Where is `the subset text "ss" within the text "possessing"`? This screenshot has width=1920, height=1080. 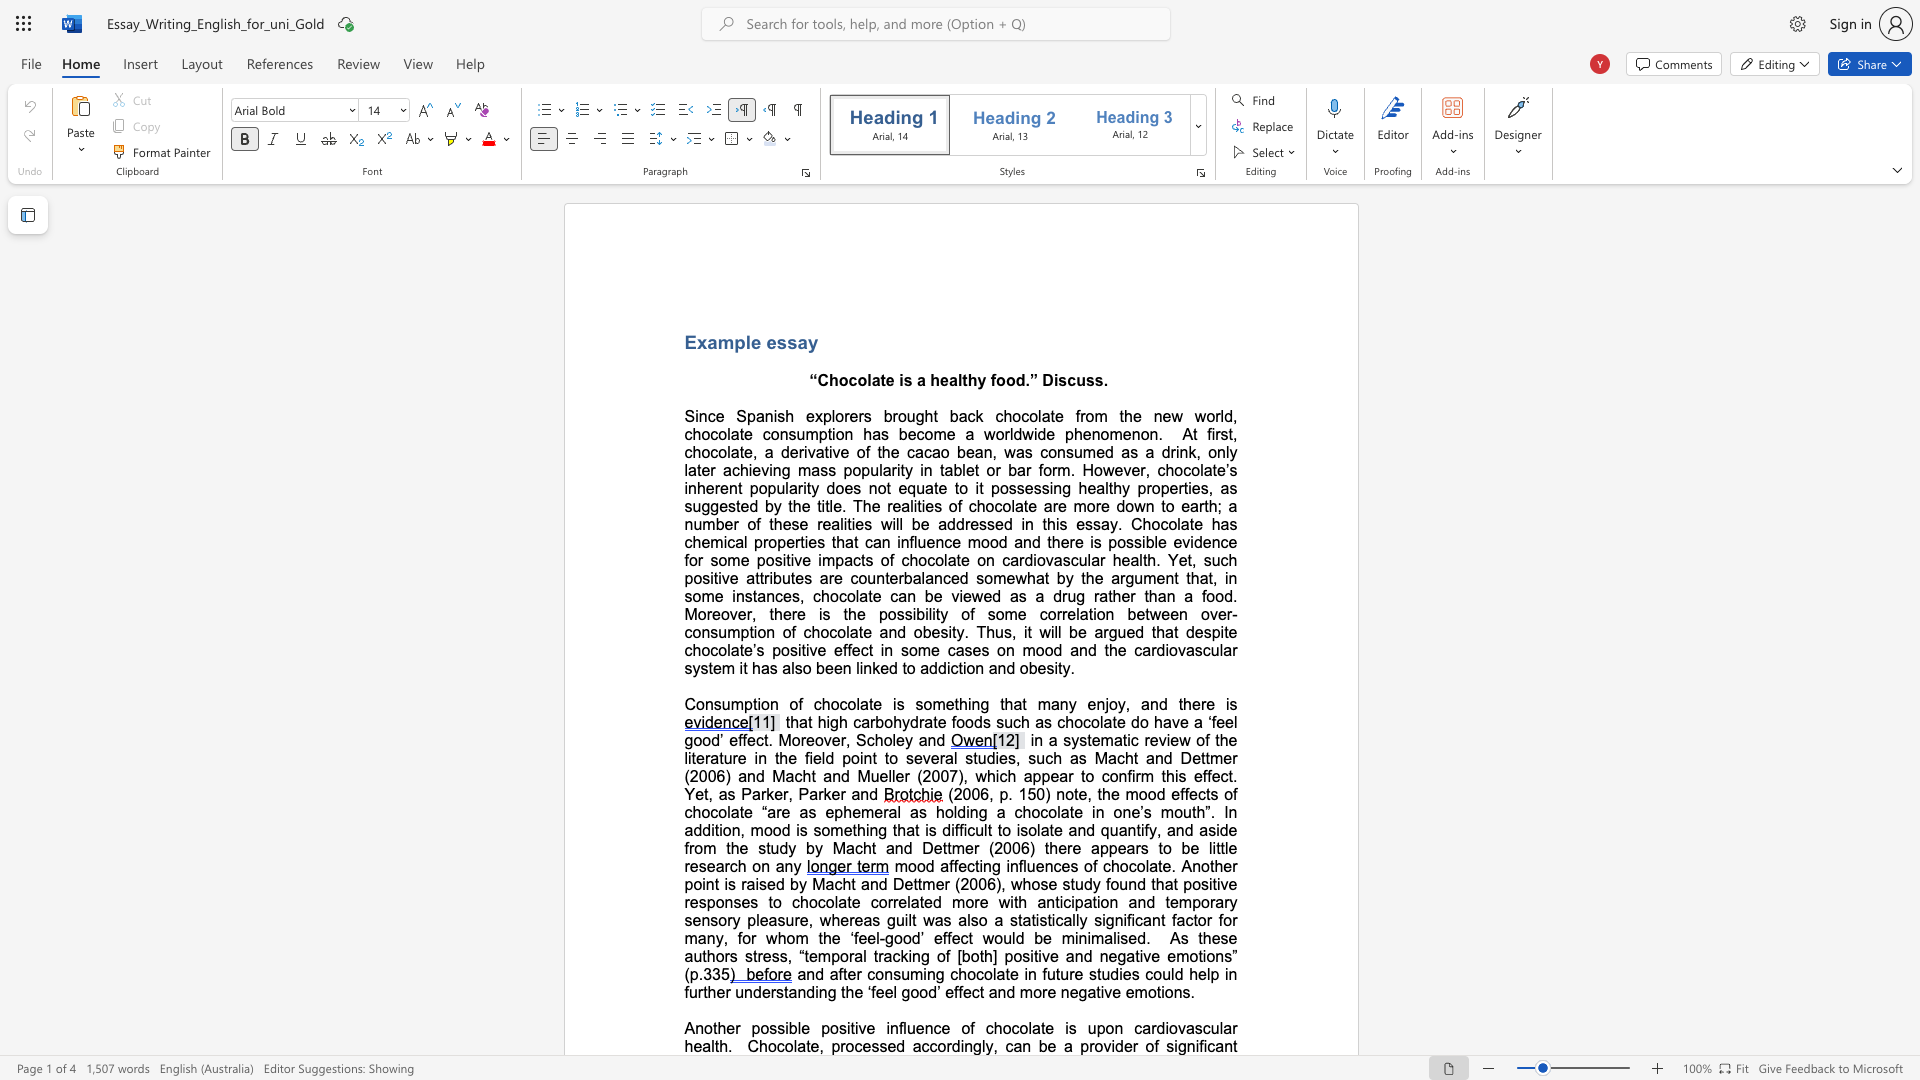
the subset text "ss" within the text "possessing" is located at coordinates (1033, 488).